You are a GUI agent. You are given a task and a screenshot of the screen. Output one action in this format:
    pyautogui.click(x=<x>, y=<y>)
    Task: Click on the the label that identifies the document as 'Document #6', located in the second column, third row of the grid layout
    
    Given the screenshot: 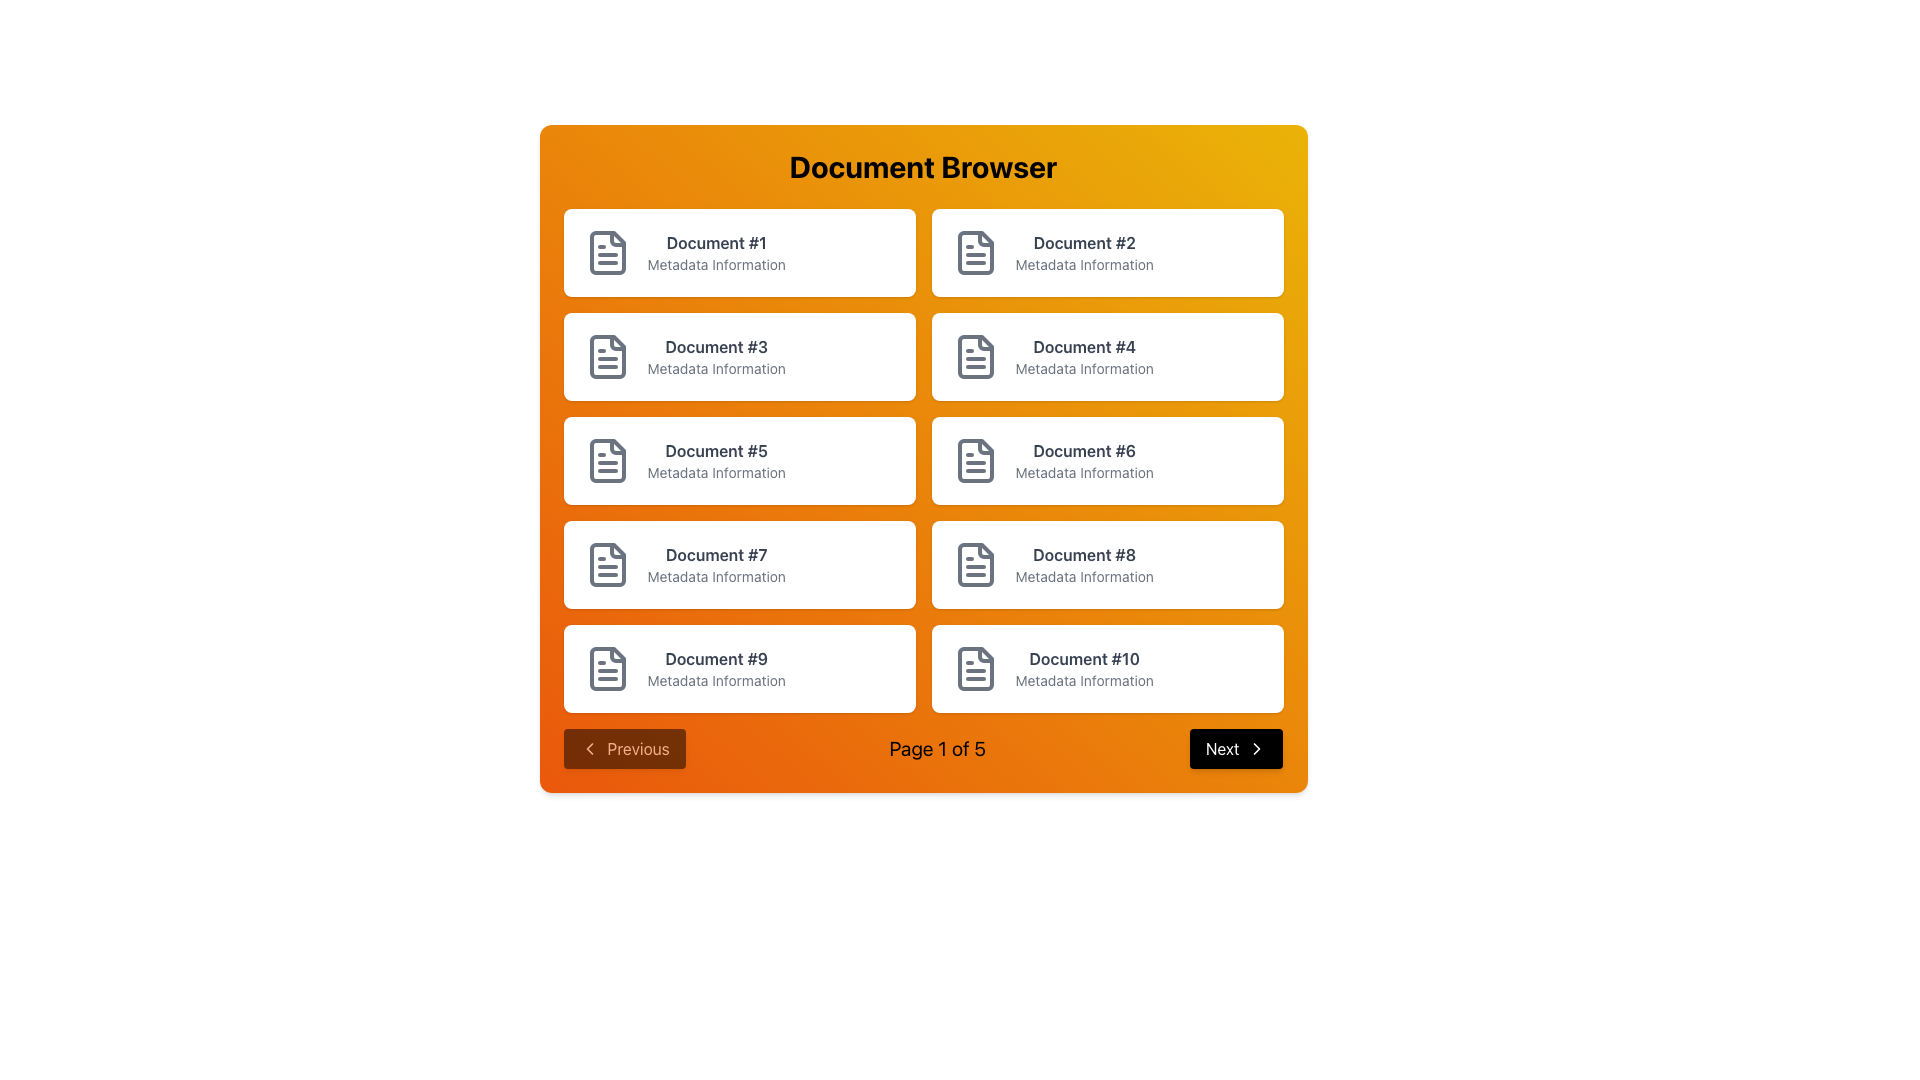 What is the action you would take?
    pyautogui.click(x=1083, y=451)
    